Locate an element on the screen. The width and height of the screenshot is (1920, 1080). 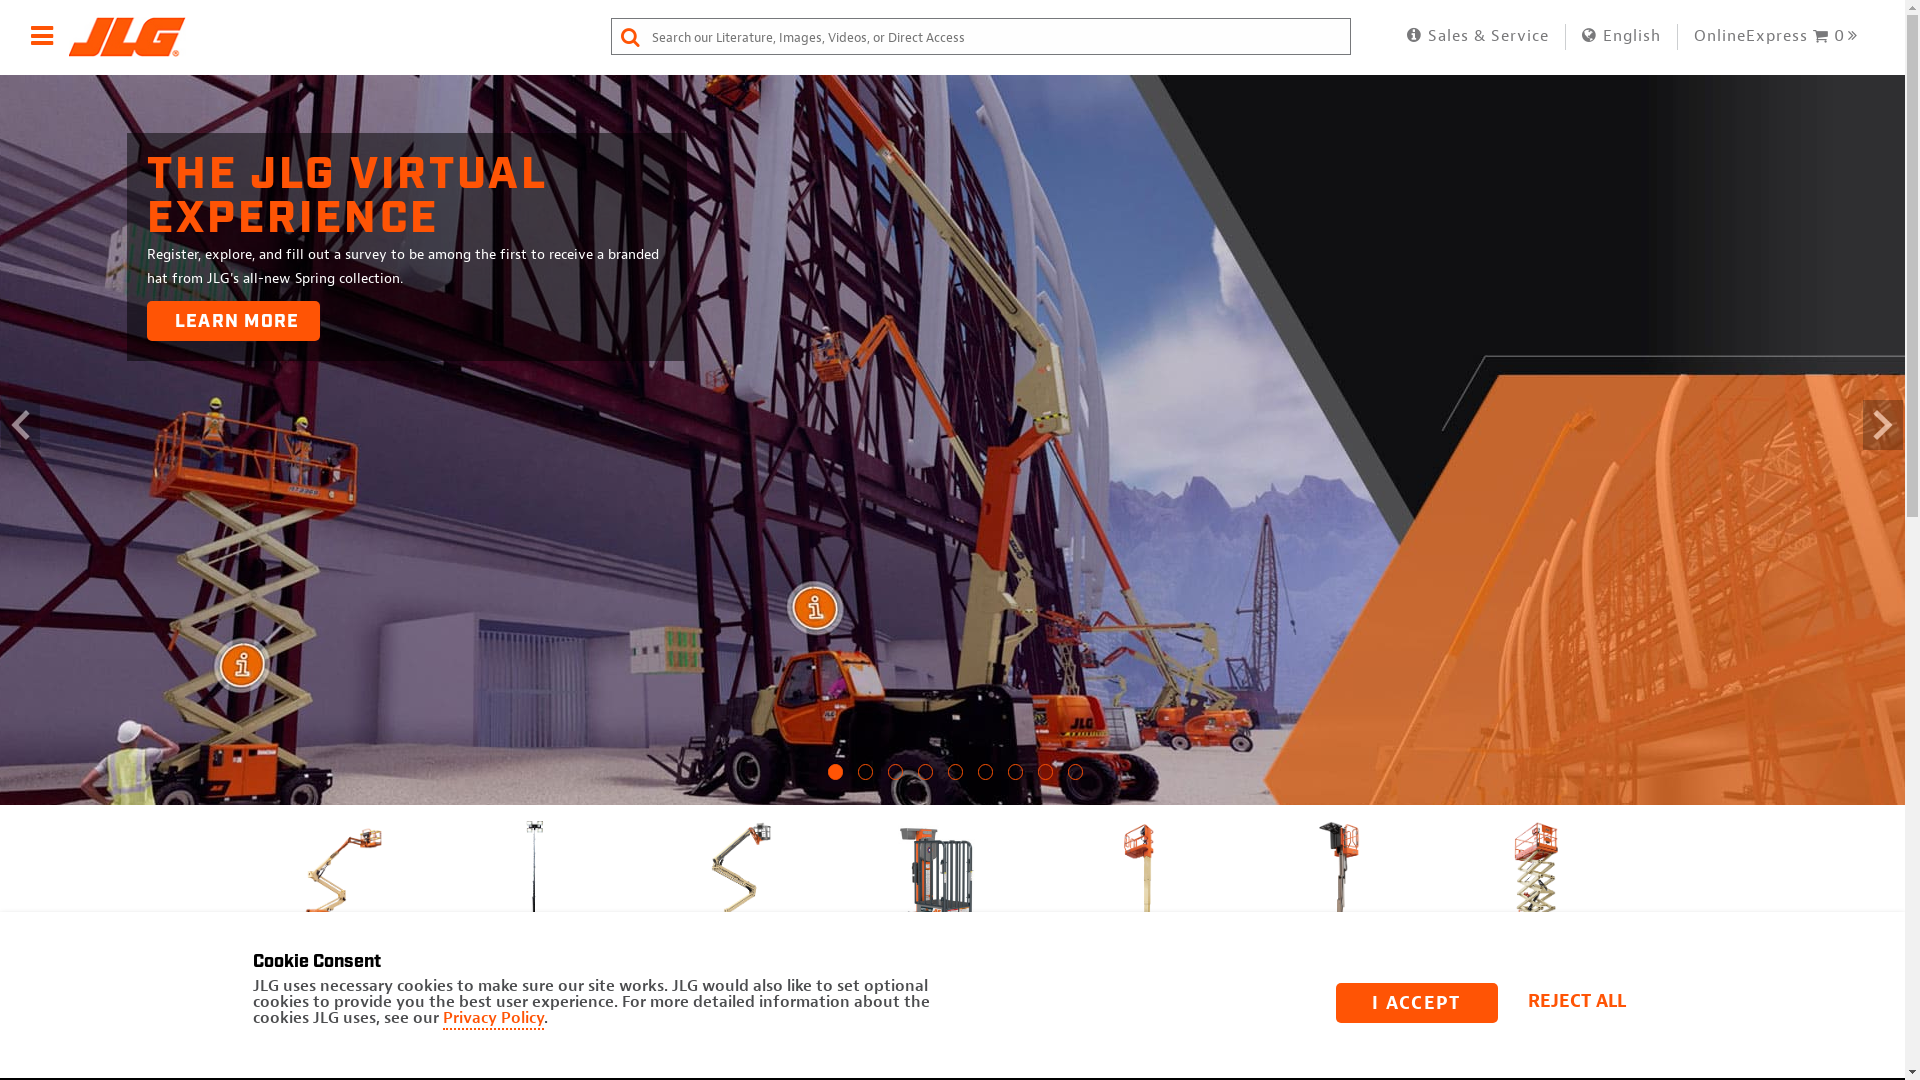
'Stock Pickers' is located at coordinates (1251, 889).